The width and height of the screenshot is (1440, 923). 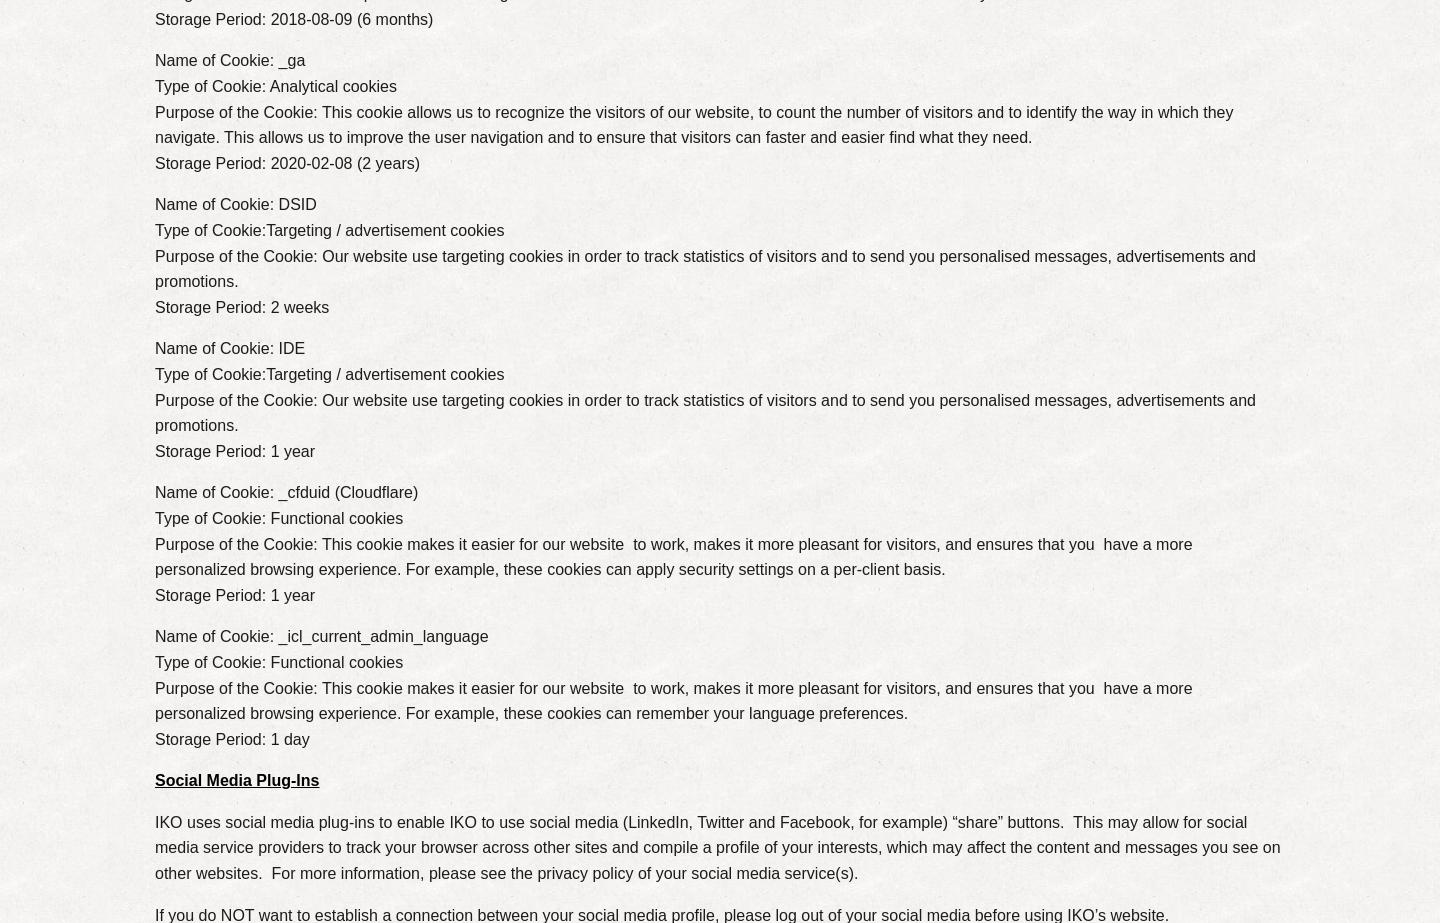 I want to click on 'Name of Cookie: _cfduid (Cloudflare)', so click(x=285, y=491).